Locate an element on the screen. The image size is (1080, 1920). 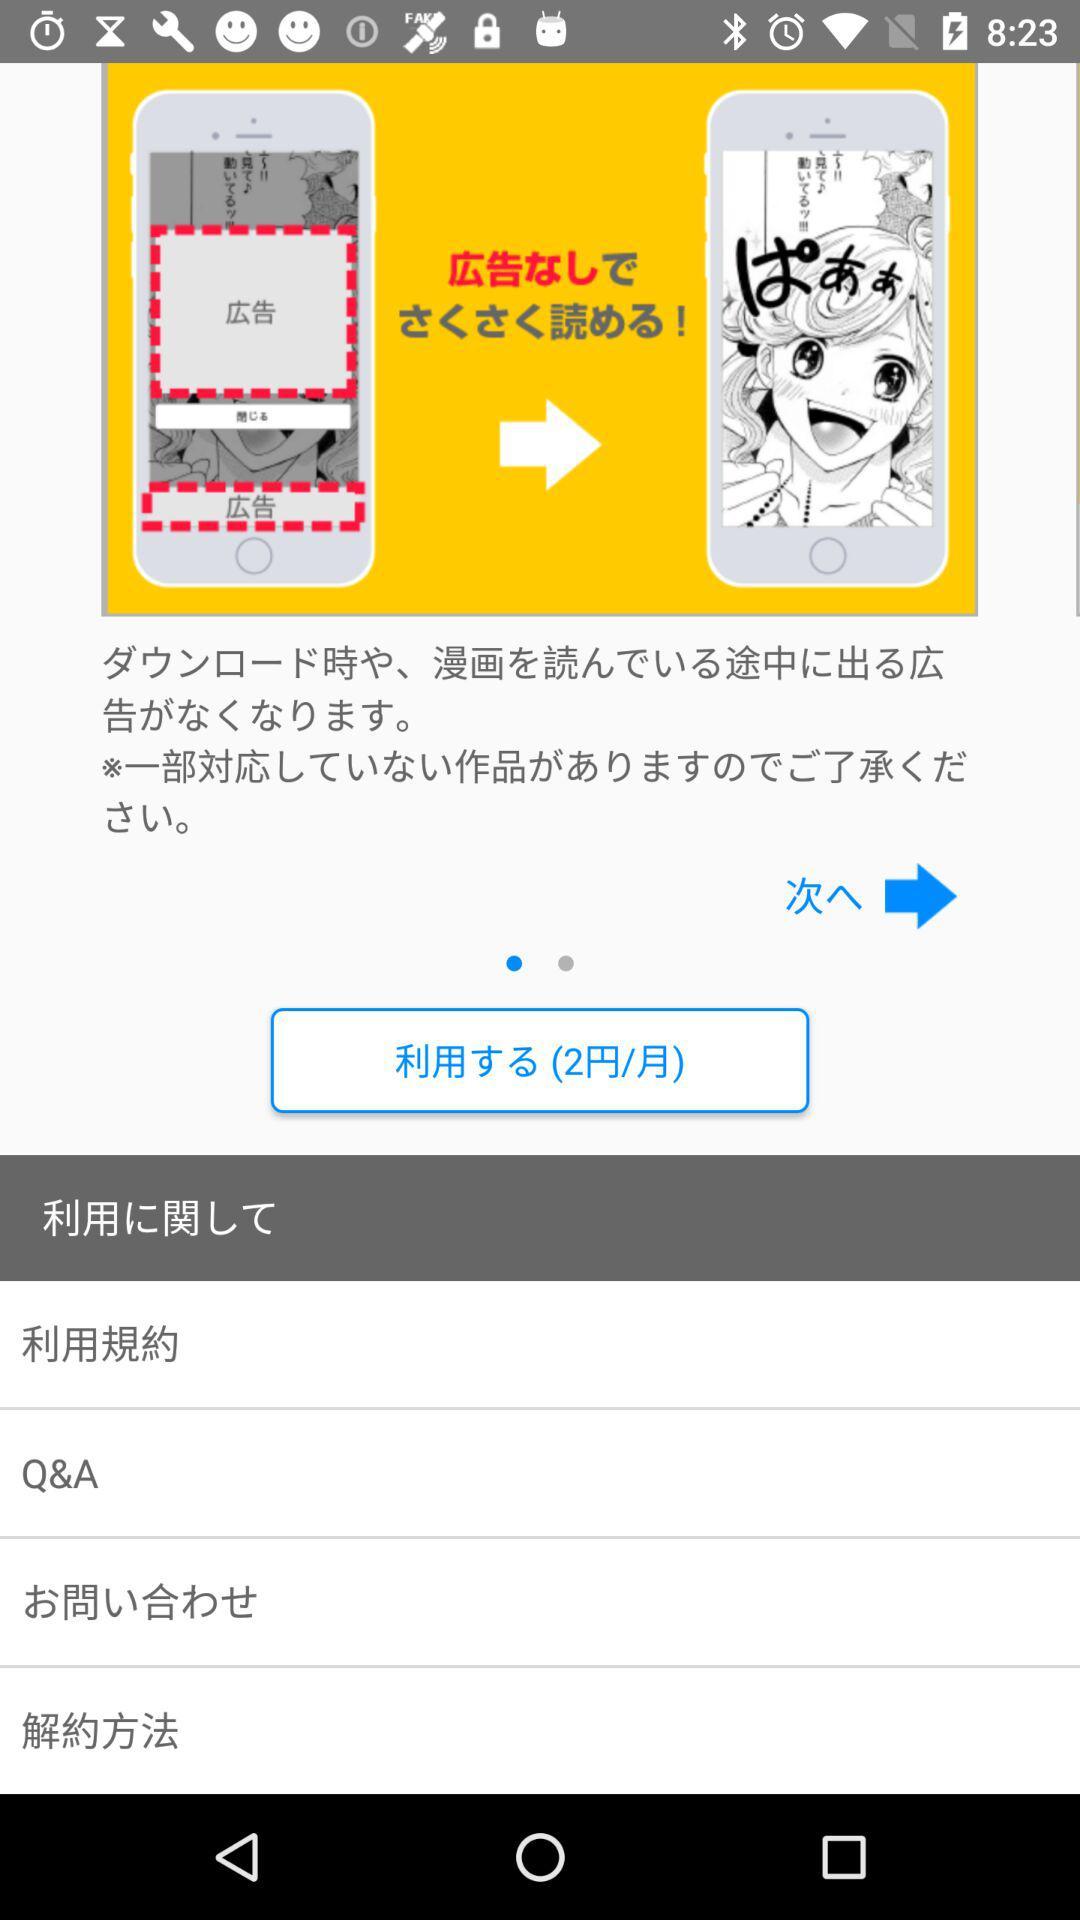
the item above q&a item is located at coordinates (540, 1344).